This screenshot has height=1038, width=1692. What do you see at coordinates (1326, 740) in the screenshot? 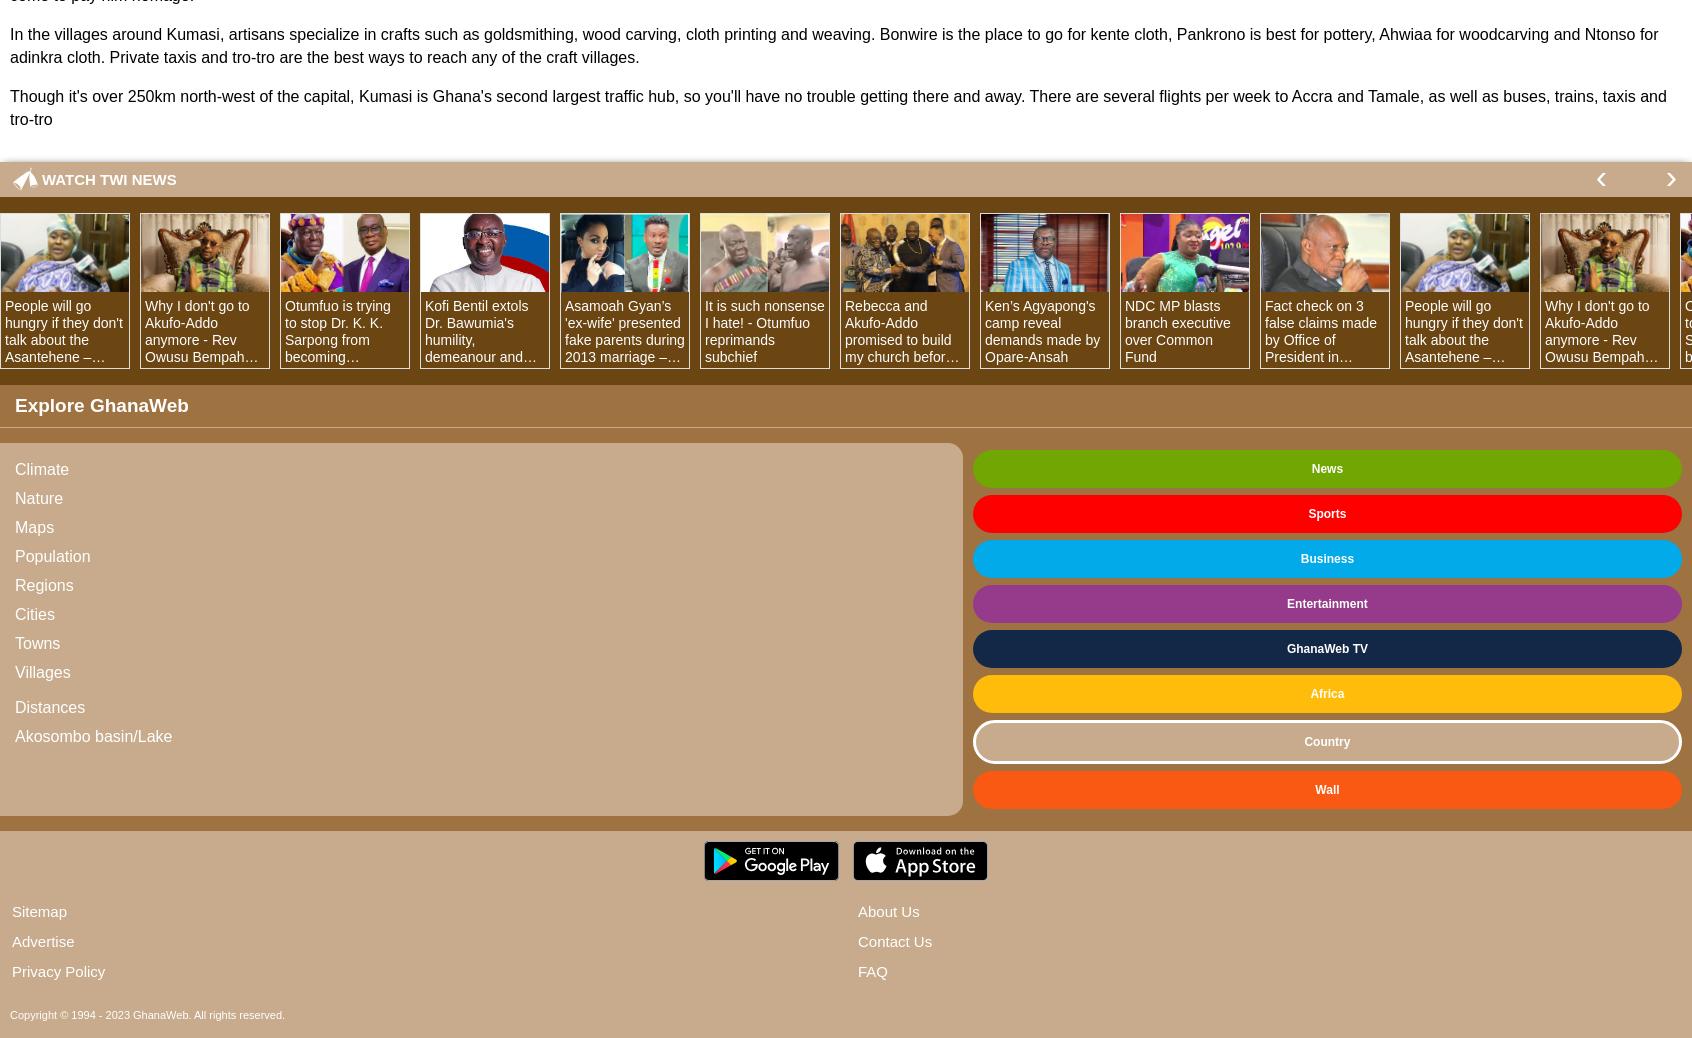
I see `'Country'` at bounding box center [1326, 740].